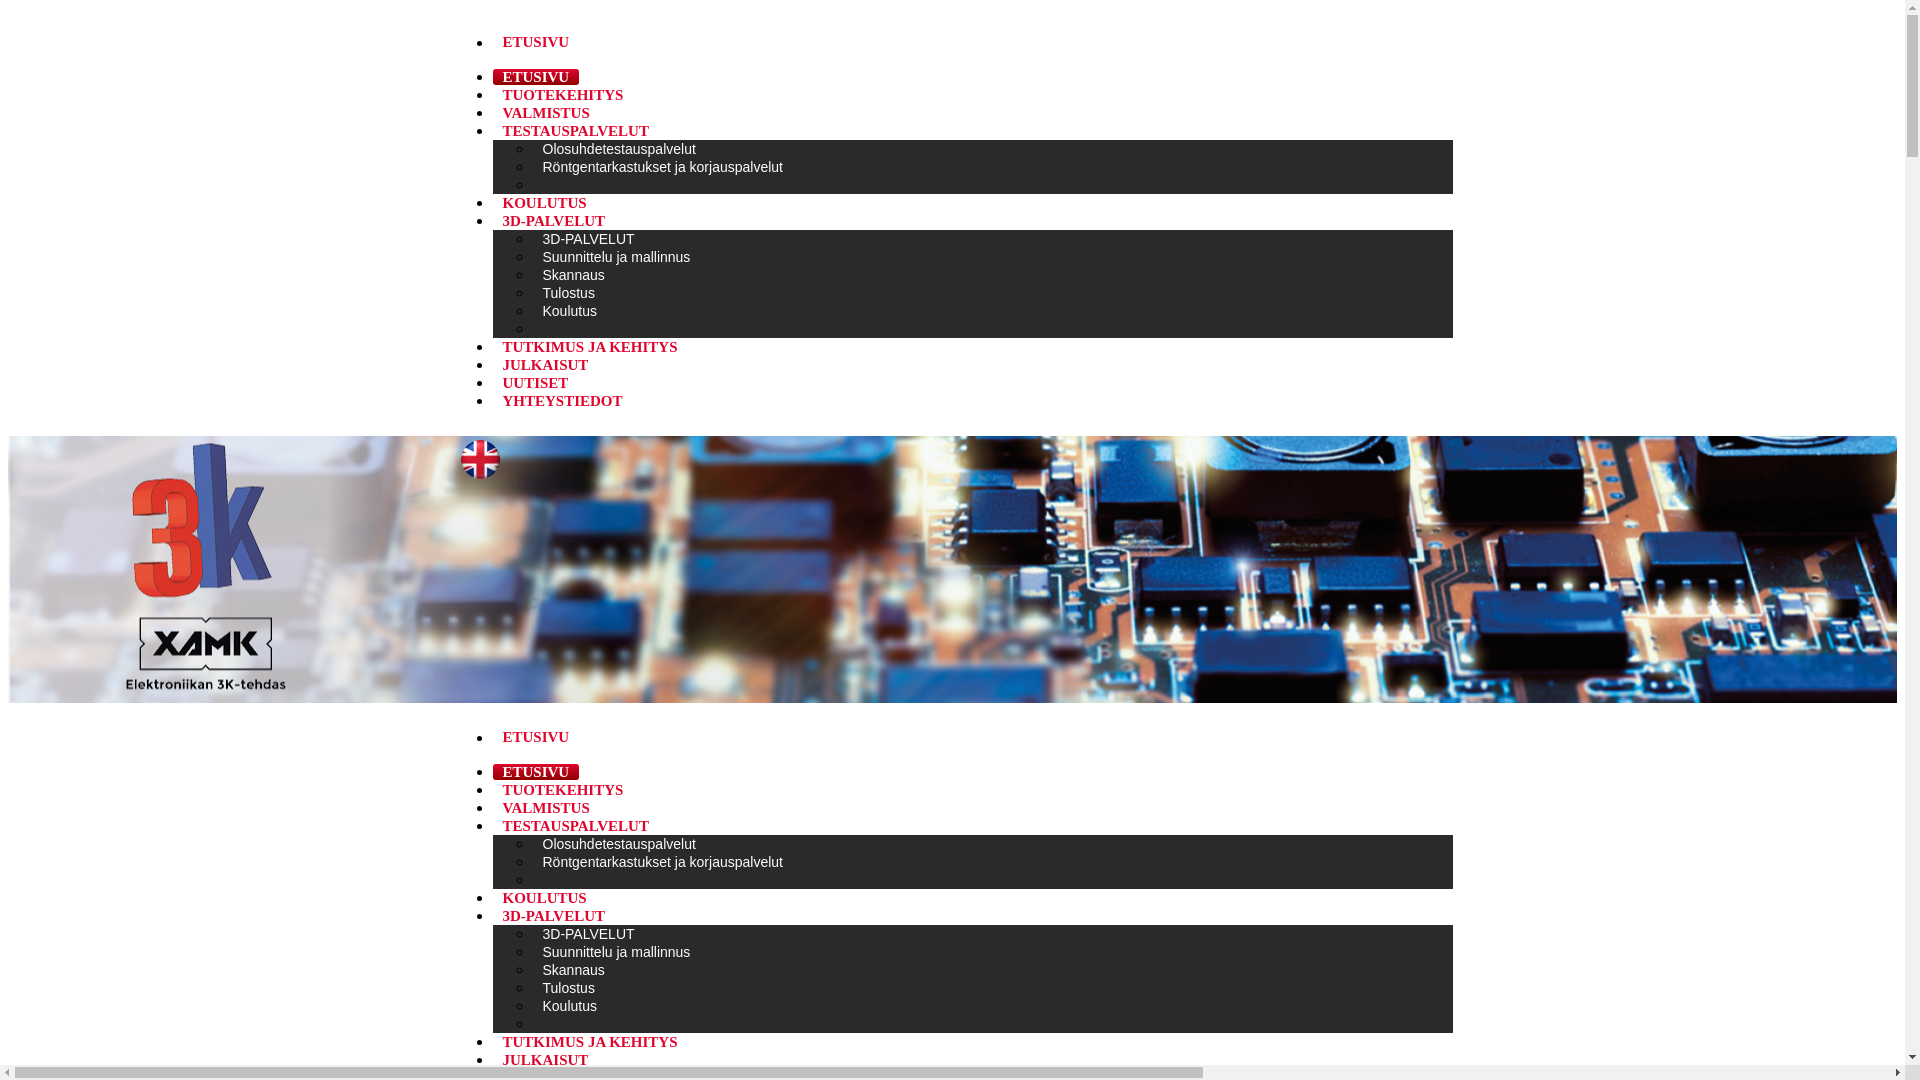 The image size is (1920, 1080). What do you see at coordinates (574, 131) in the screenshot?
I see `'TESTAUSPALVELUT'` at bounding box center [574, 131].